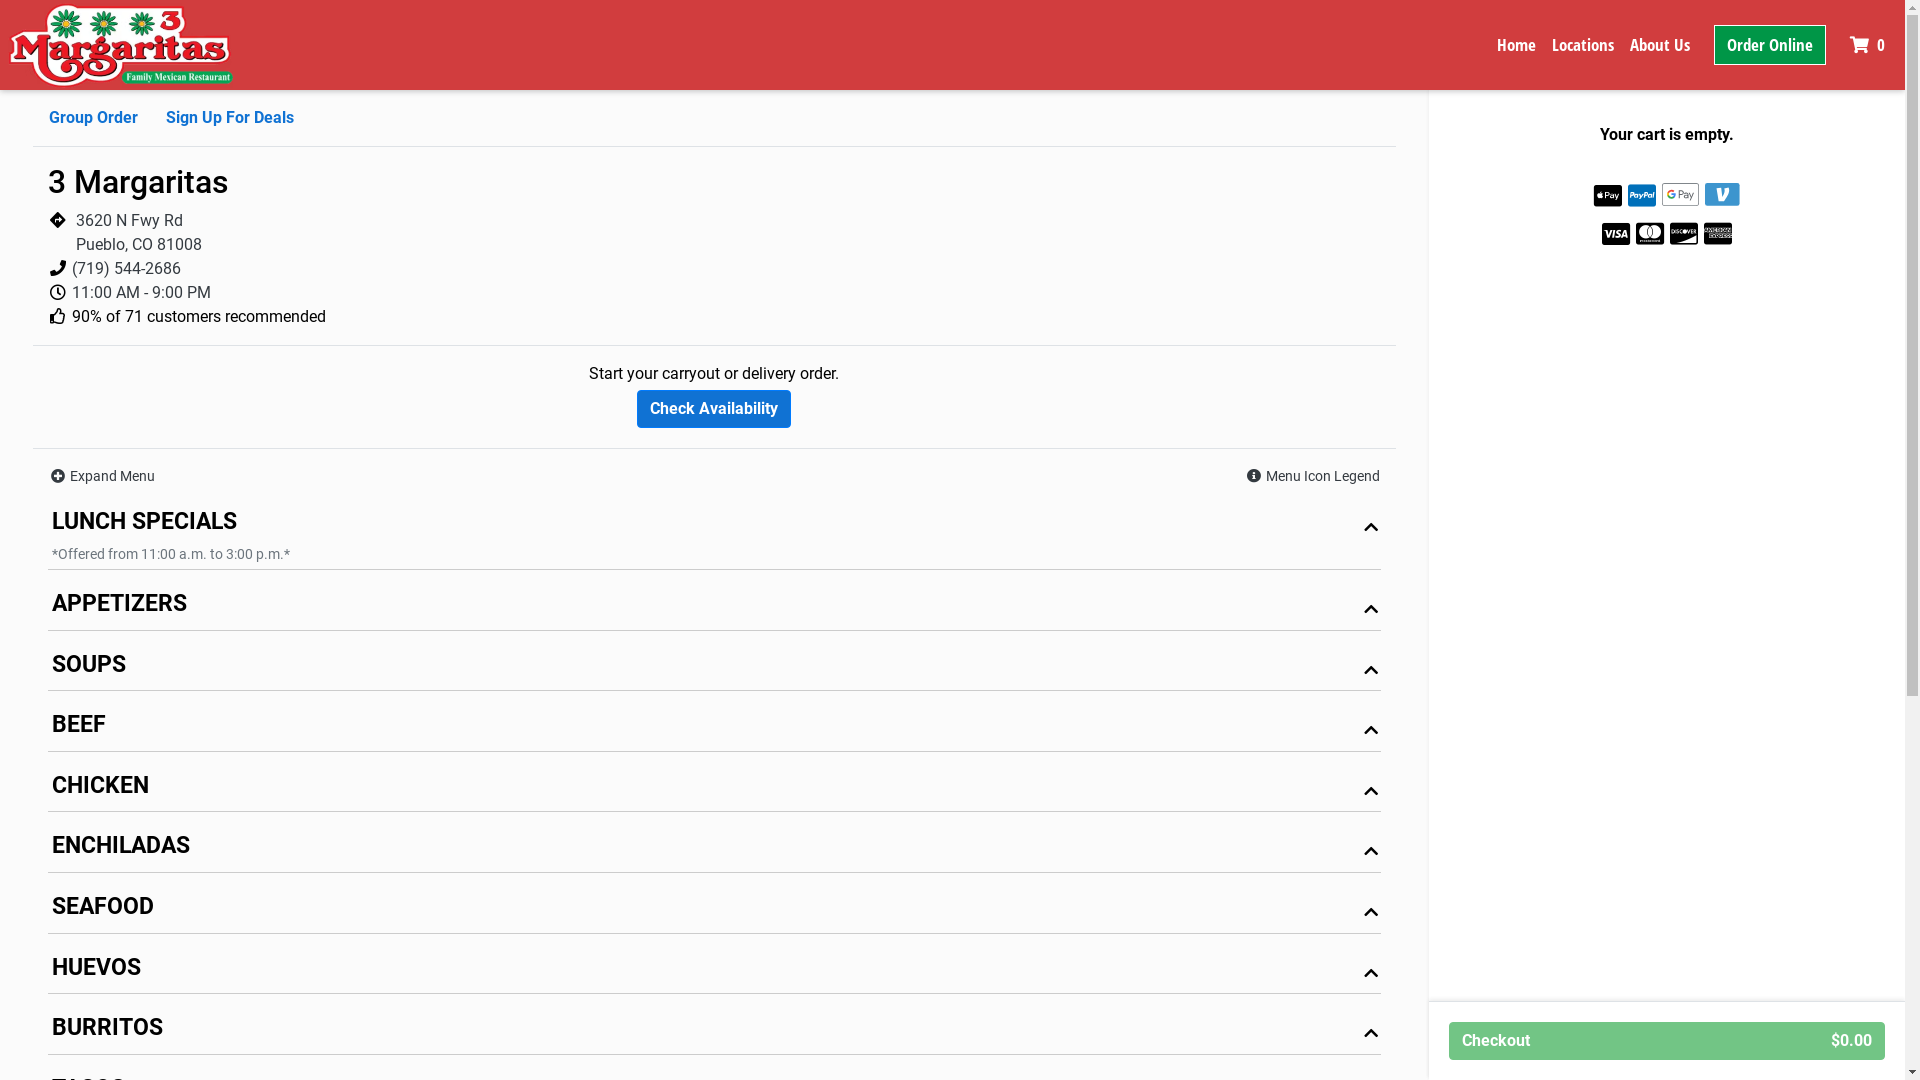 Image resolution: width=1920 pixels, height=1080 pixels. I want to click on 'HUEVOS', so click(714, 971).